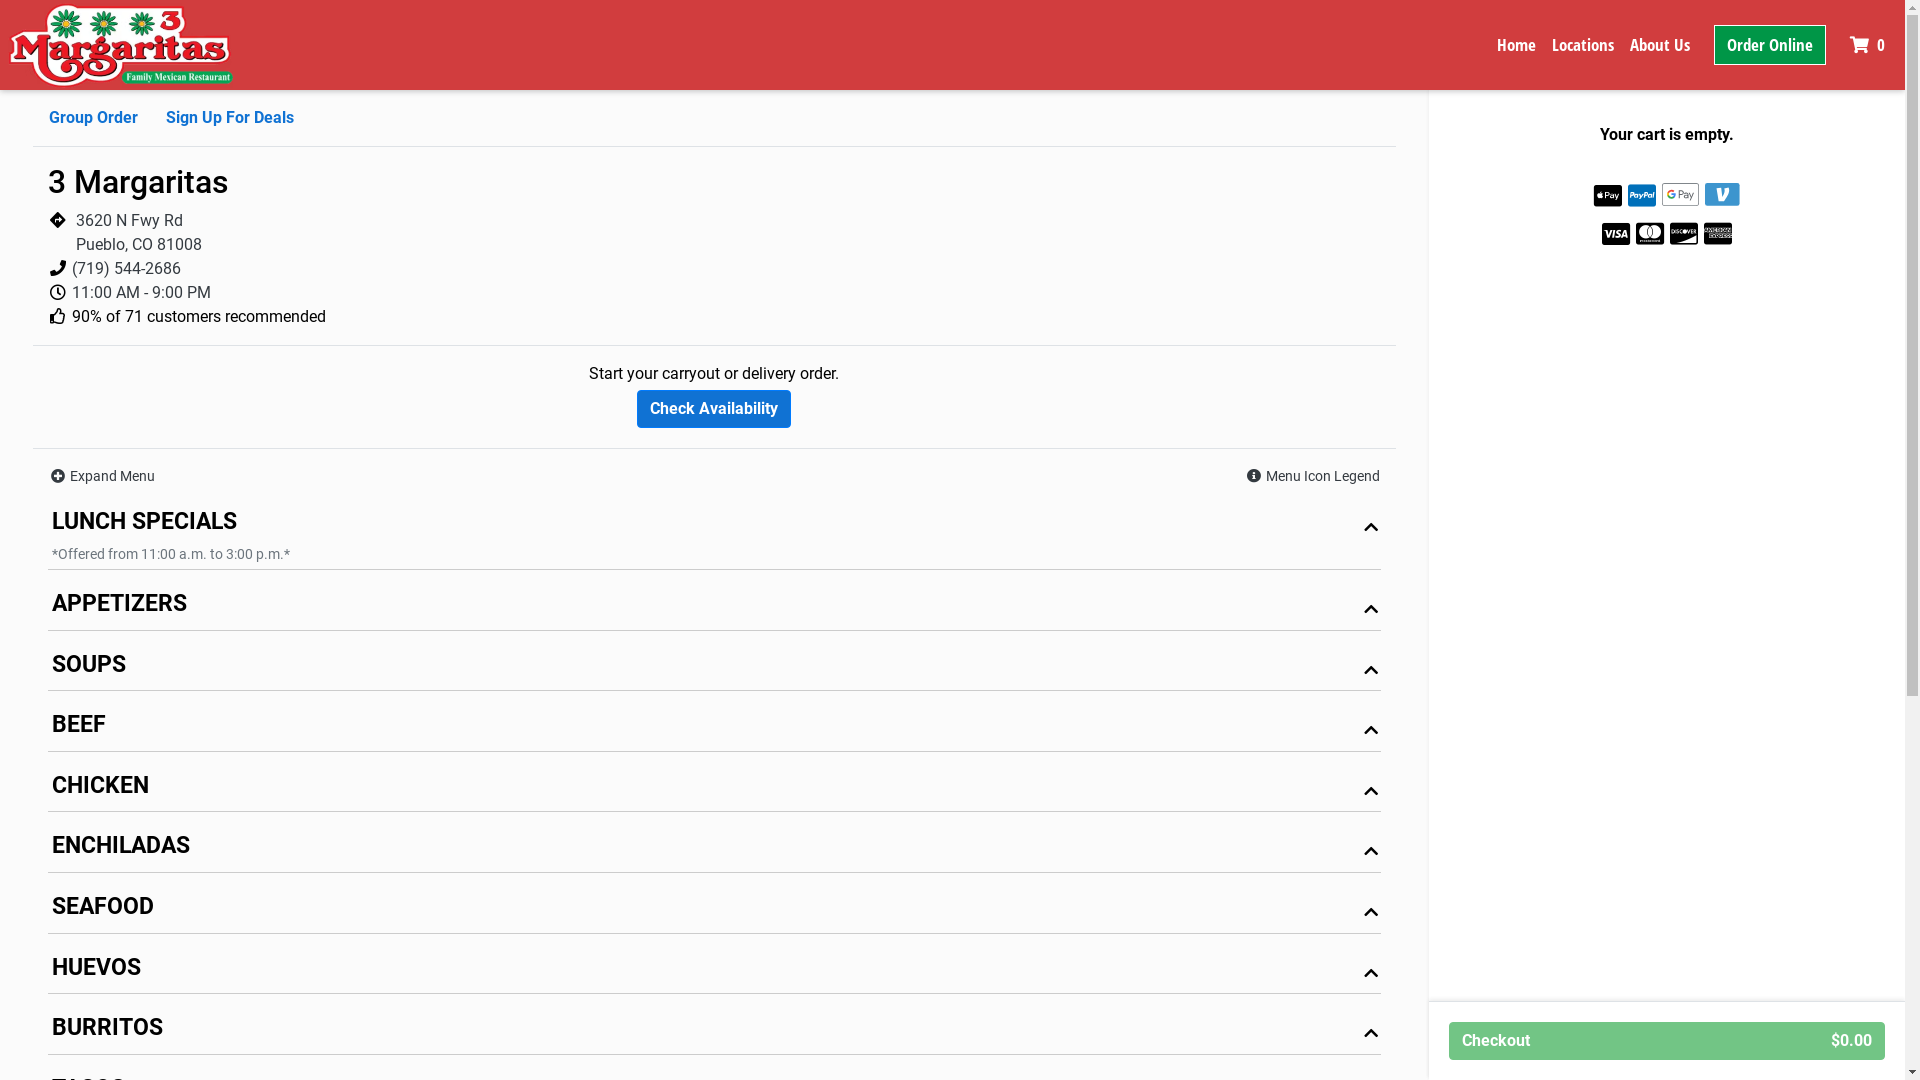 Image resolution: width=1920 pixels, height=1080 pixels. I want to click on 'HUEVOS', so click(714, 971).